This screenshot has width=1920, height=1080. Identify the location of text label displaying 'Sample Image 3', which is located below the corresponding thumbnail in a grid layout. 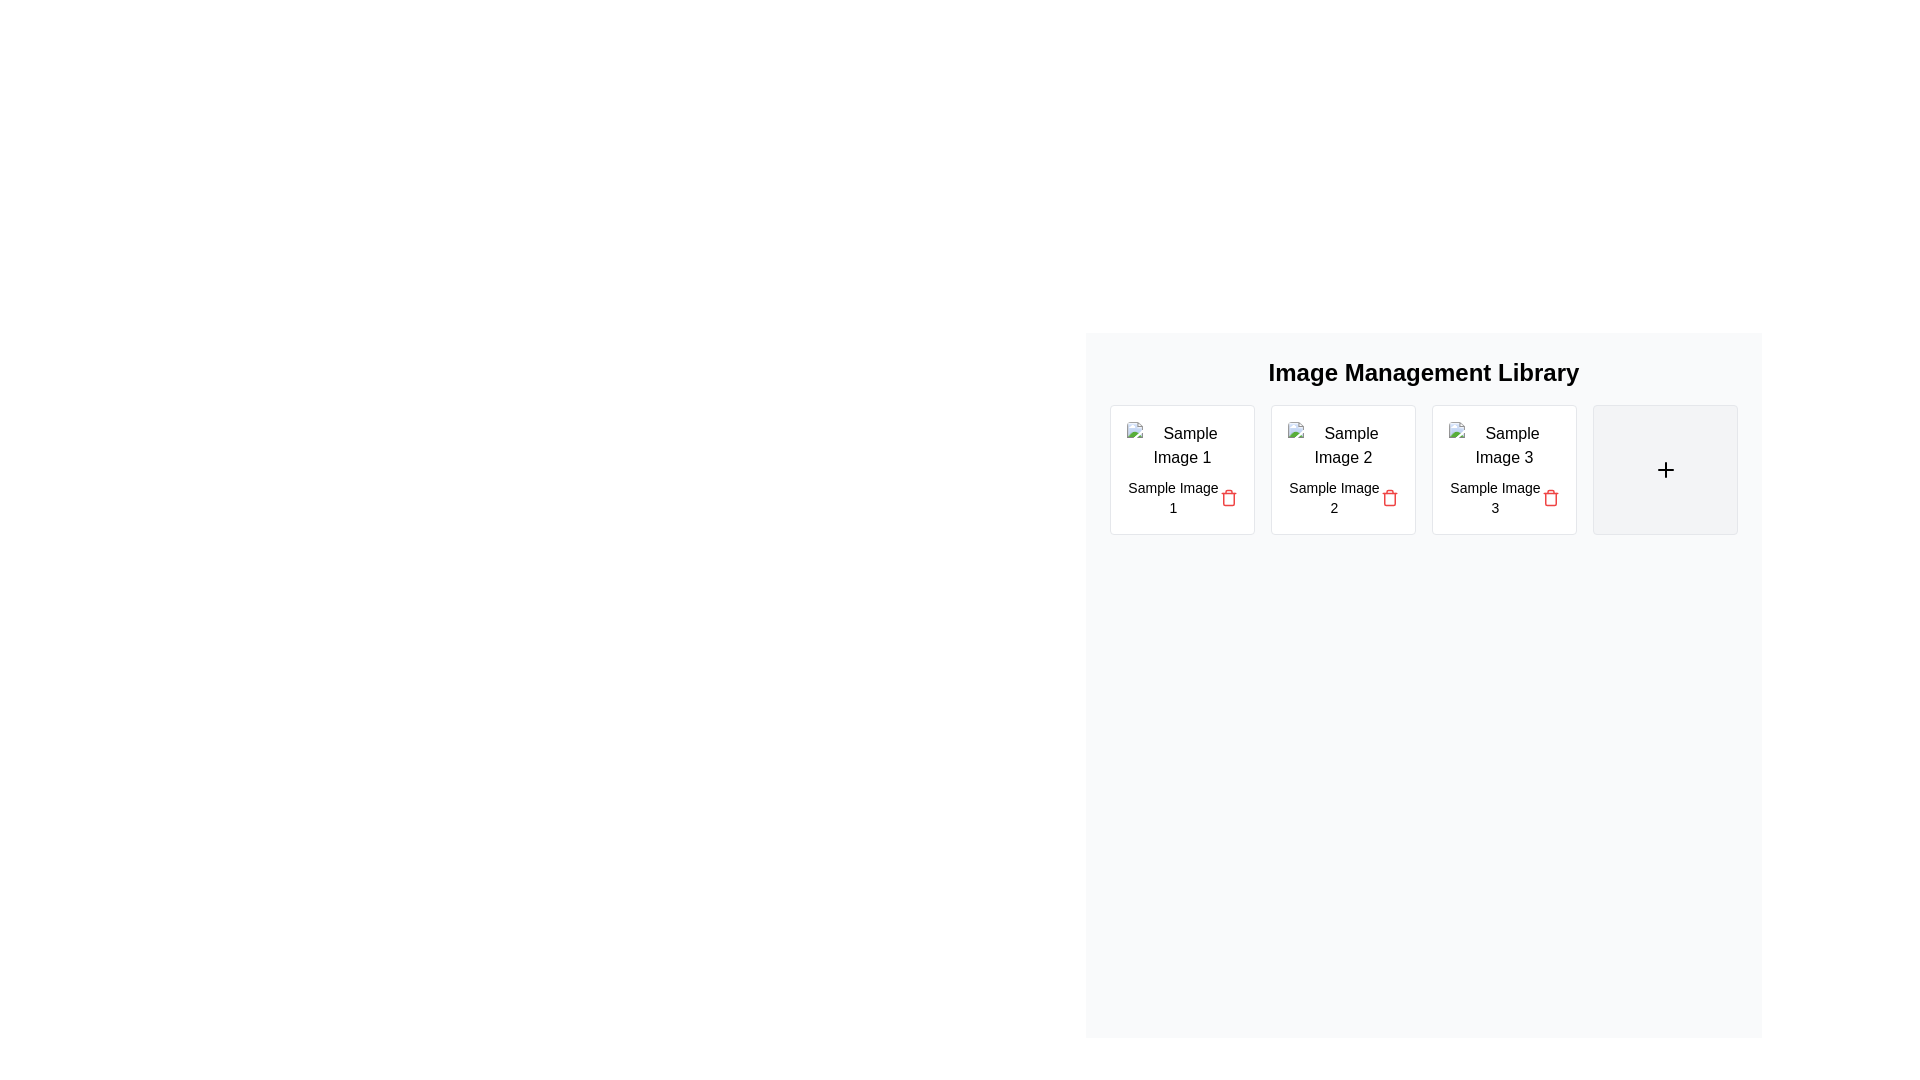
(1495, 496).